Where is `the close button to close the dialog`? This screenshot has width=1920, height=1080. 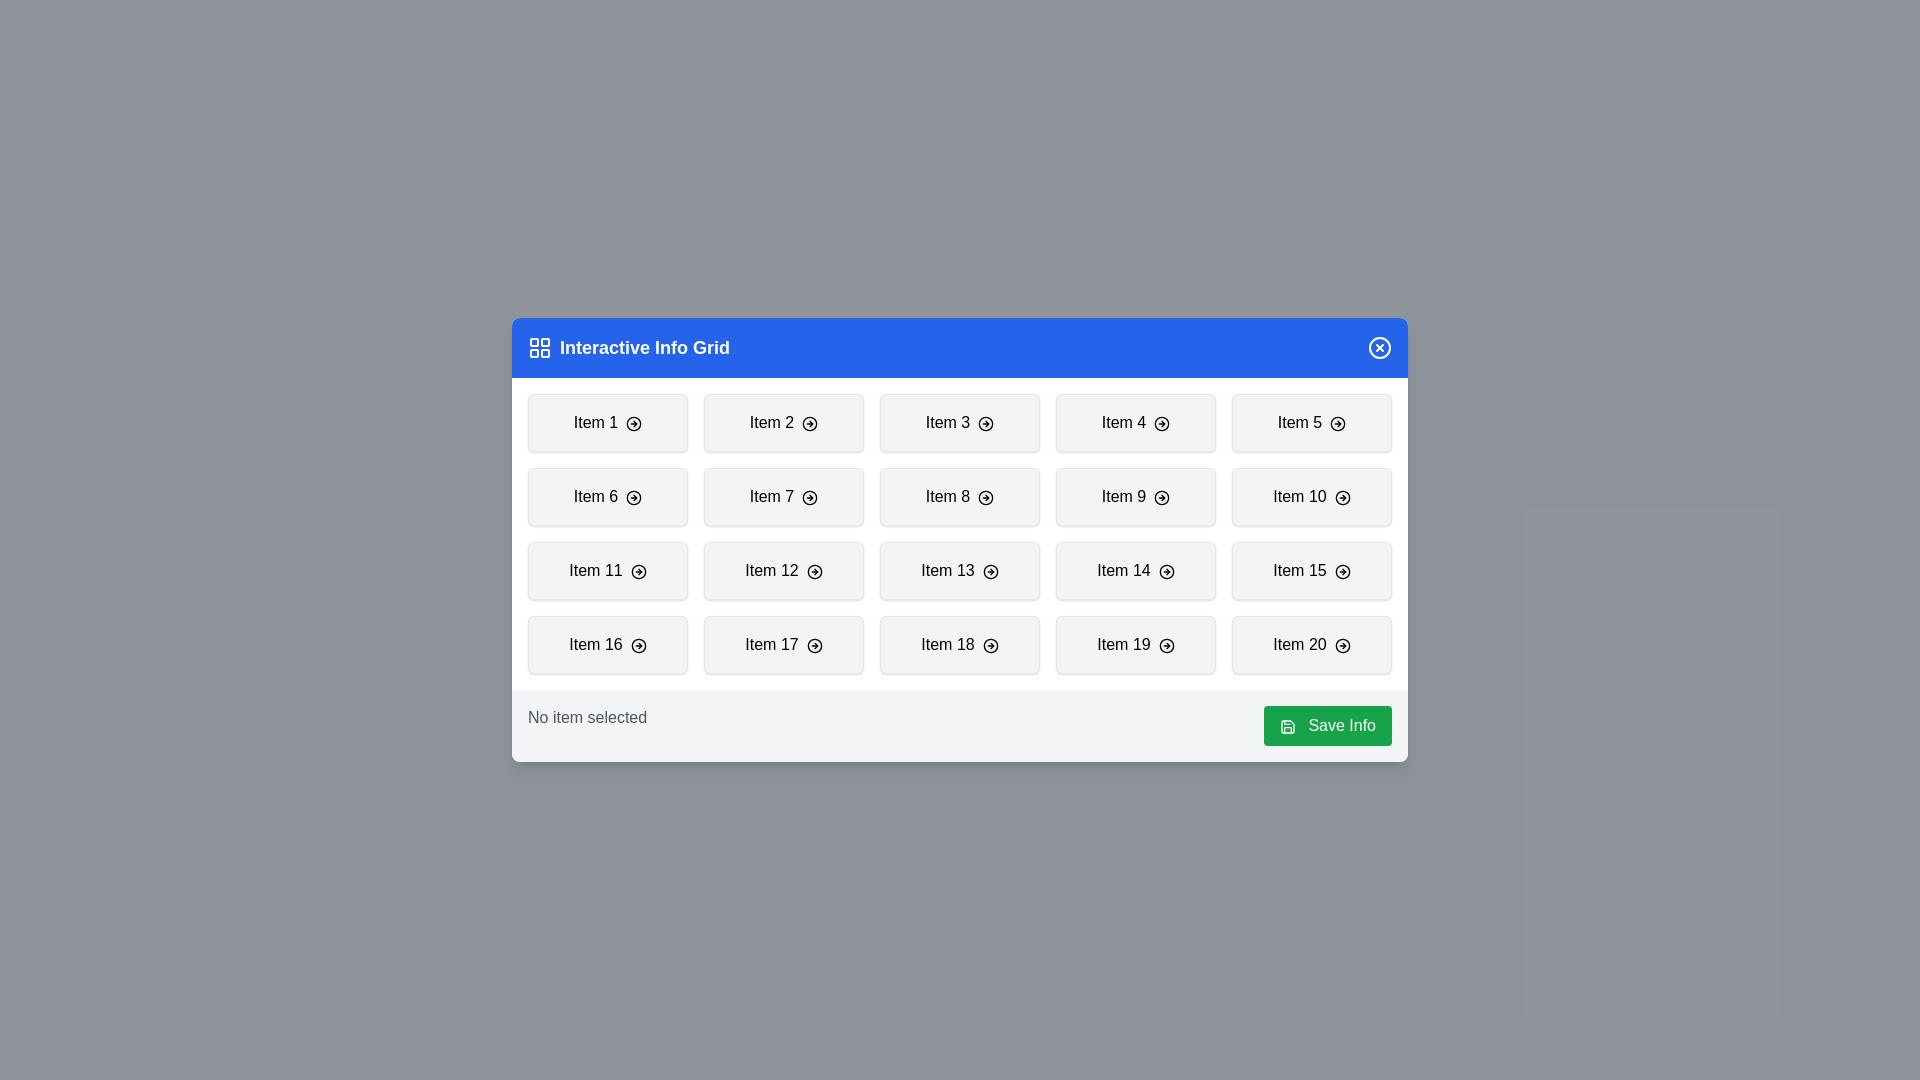
the close button to close the dialog is located at coordinates (1379, 346).